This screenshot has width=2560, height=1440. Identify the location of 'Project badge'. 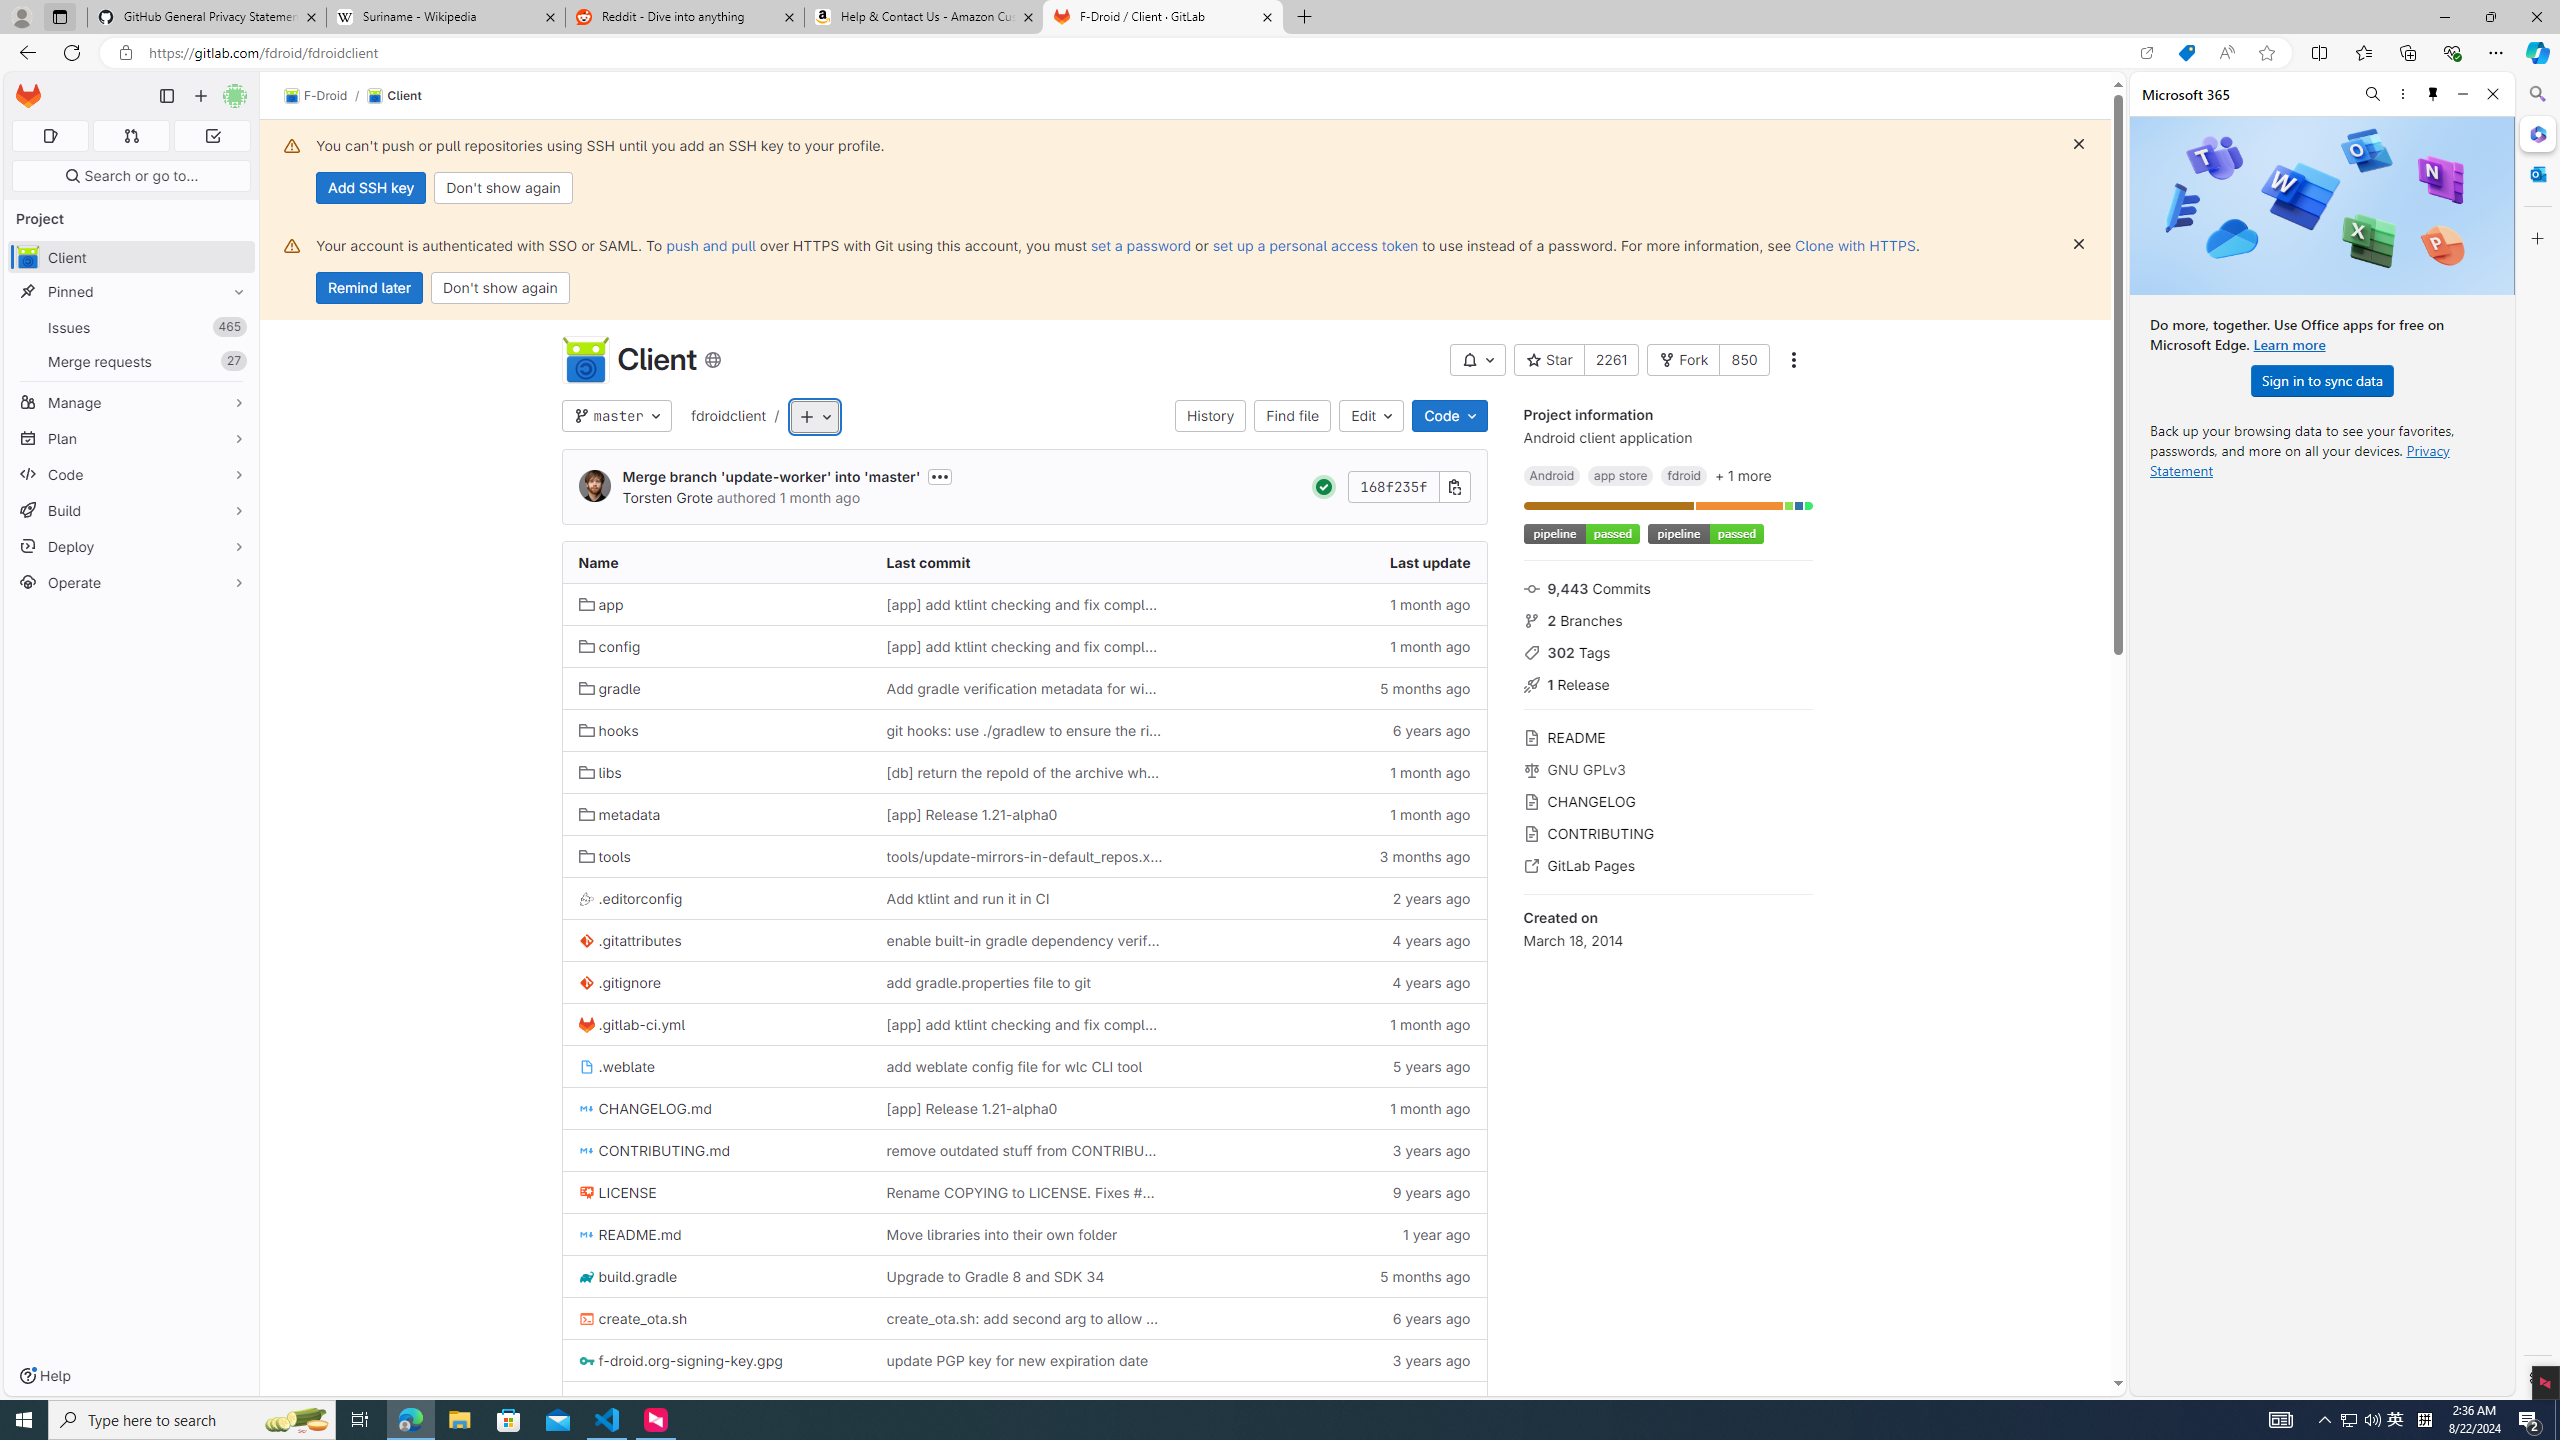
(1703, 533).